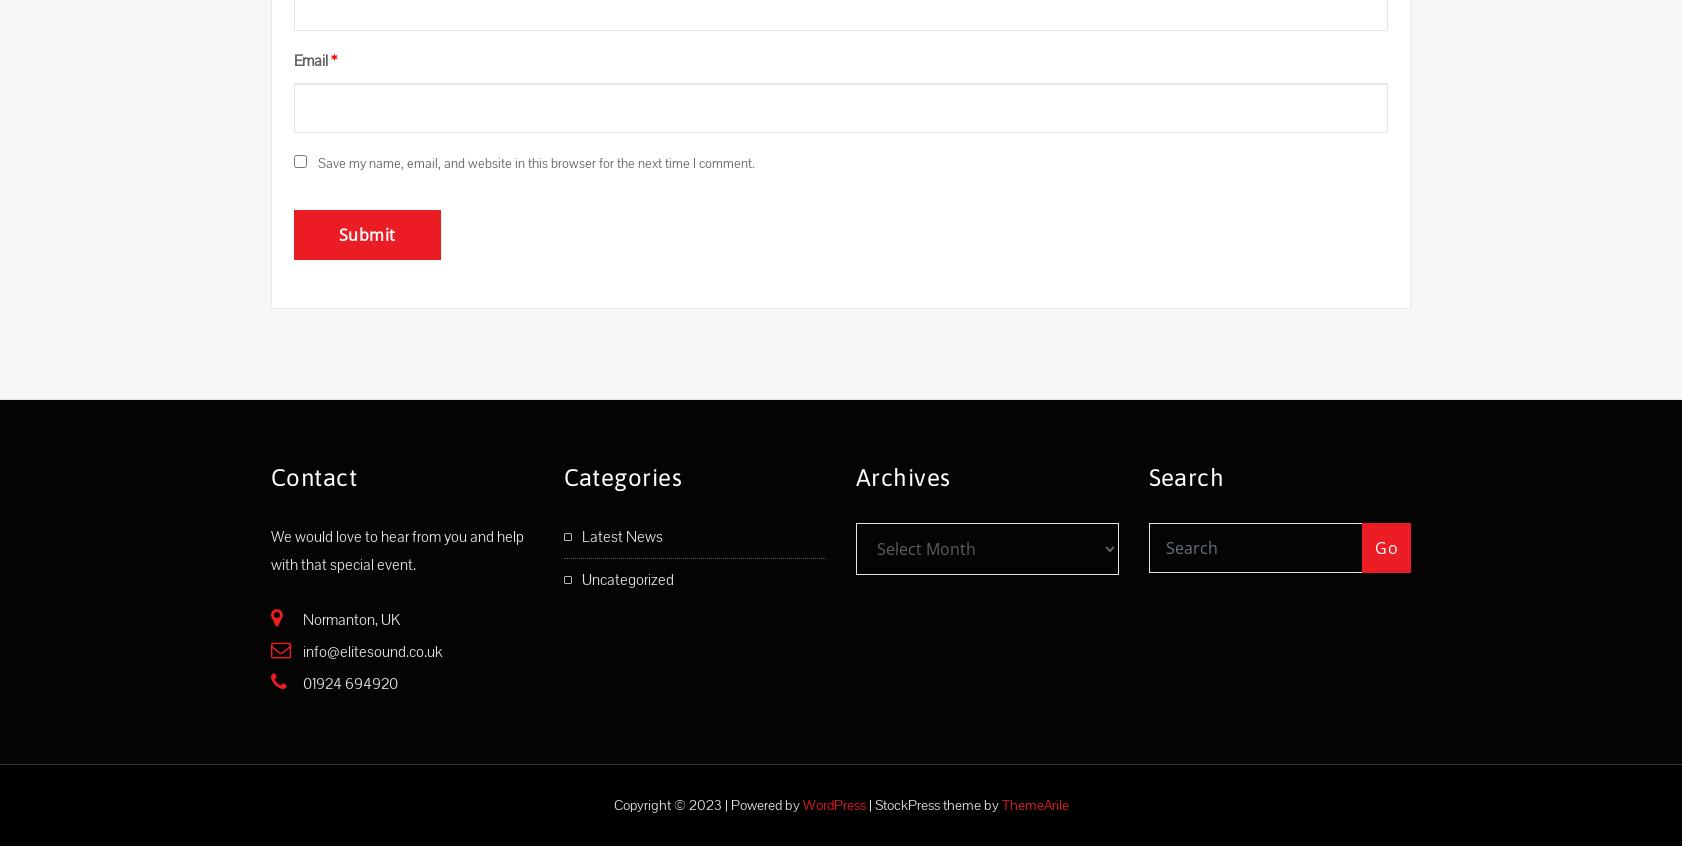 The width and height of the screenshot is (1682, 846). What do you see at coordinates (1386, 547) in the screenshot?
I see `'Go'` at bounding box center [1386, 547].